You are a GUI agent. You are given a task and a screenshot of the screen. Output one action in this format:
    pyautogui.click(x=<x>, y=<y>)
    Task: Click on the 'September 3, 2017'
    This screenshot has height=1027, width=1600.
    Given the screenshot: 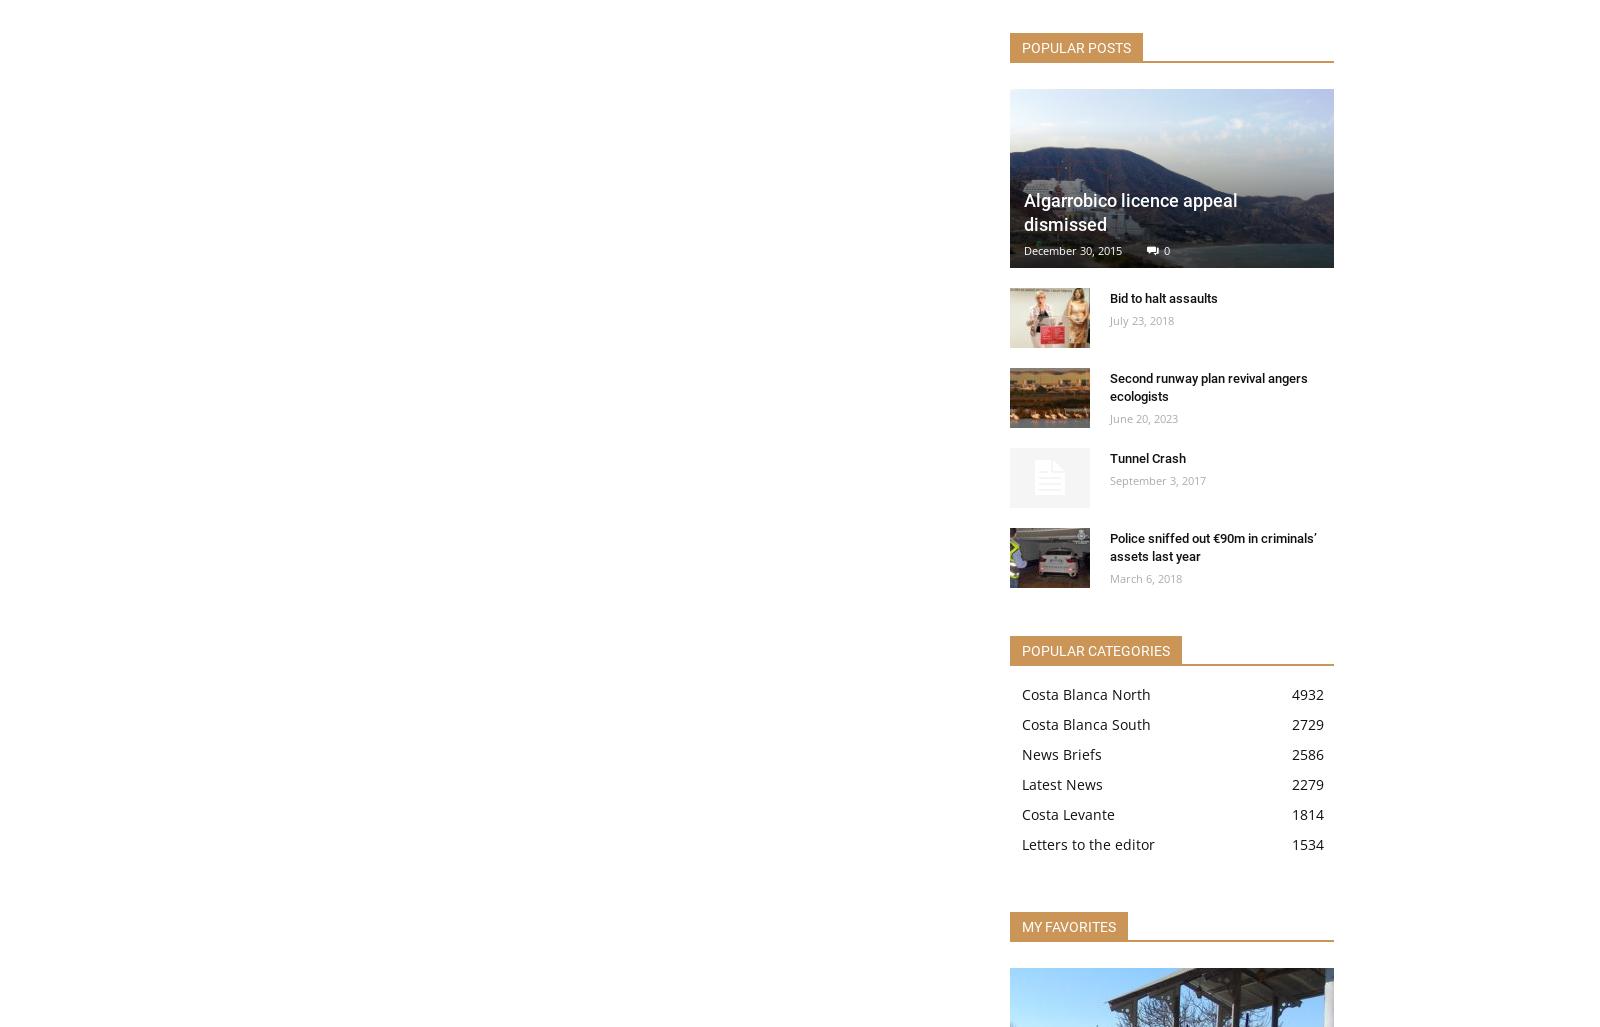 What is the action you would take?
    pyautogui.click(x=1158, y=480)
    